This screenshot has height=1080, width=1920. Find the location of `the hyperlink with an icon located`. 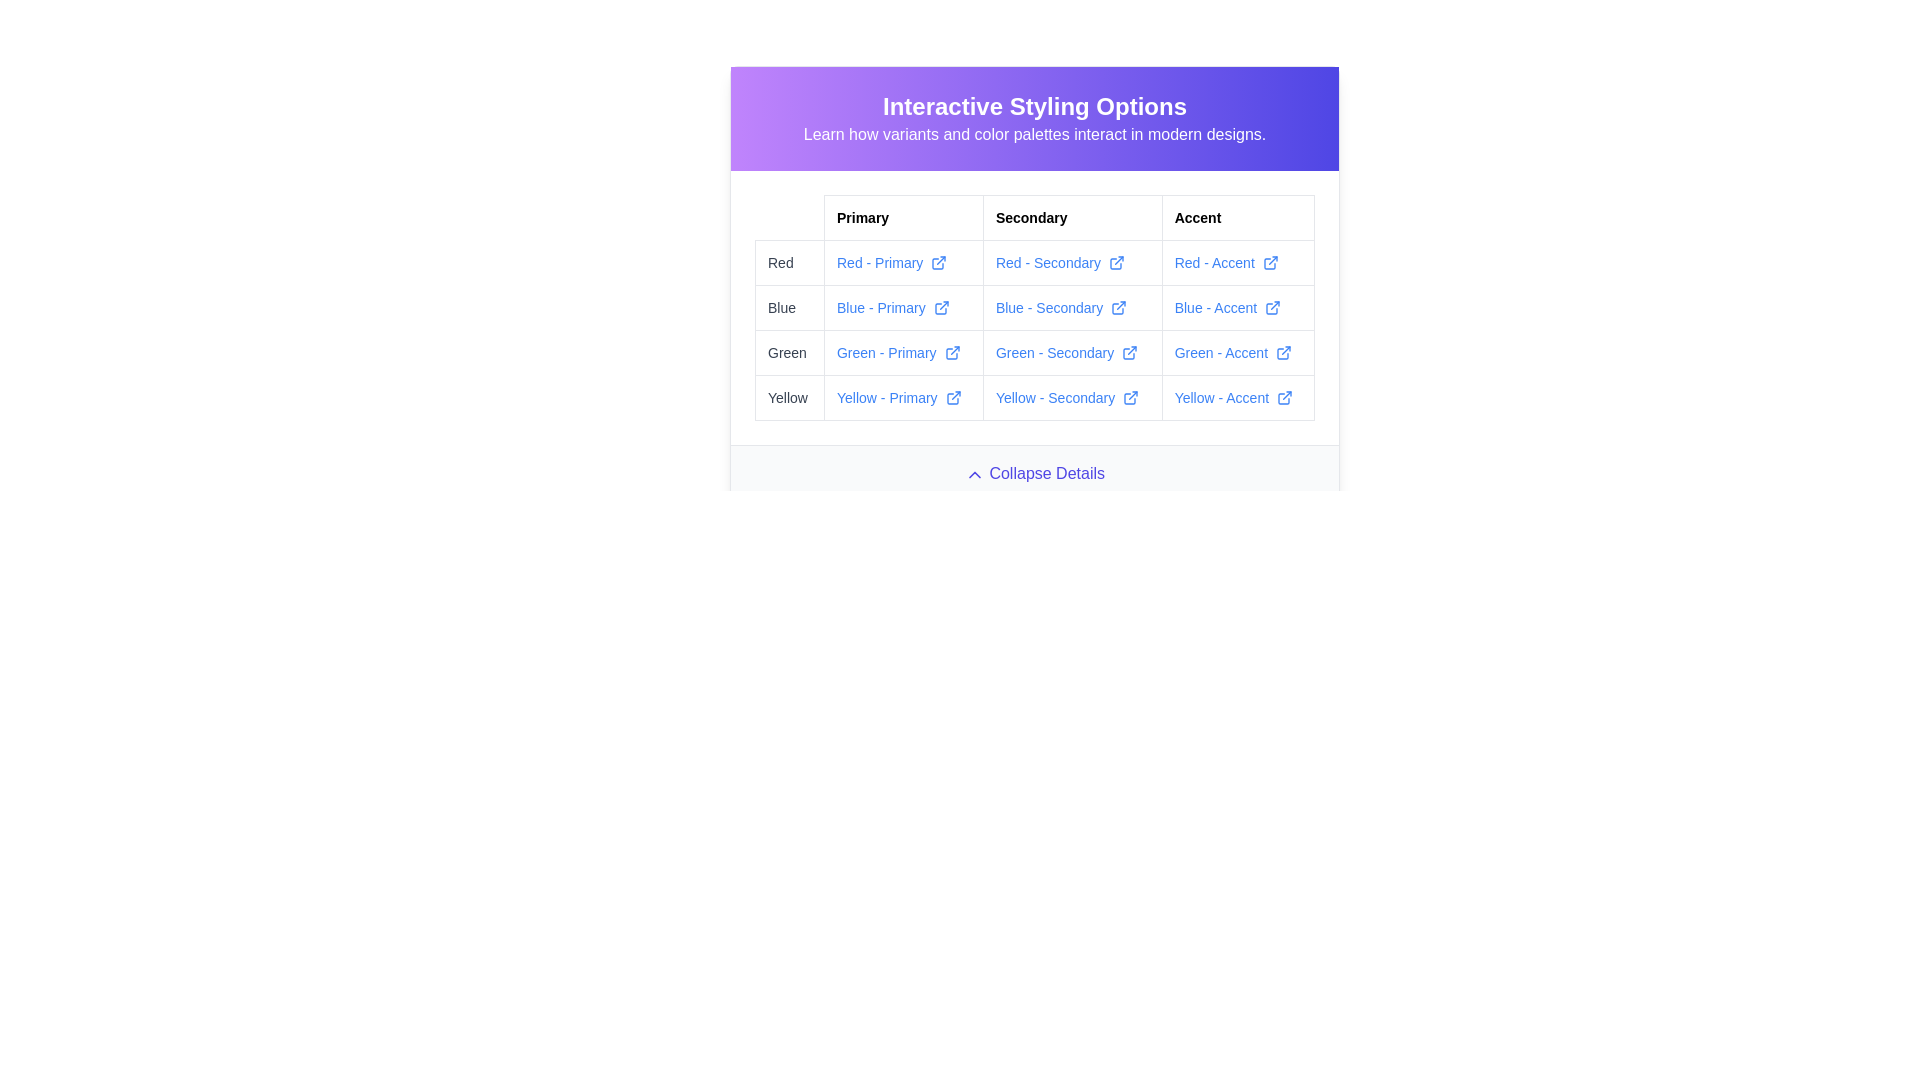

the hyperlink with an icon located is located at coordinates (1232, 352).